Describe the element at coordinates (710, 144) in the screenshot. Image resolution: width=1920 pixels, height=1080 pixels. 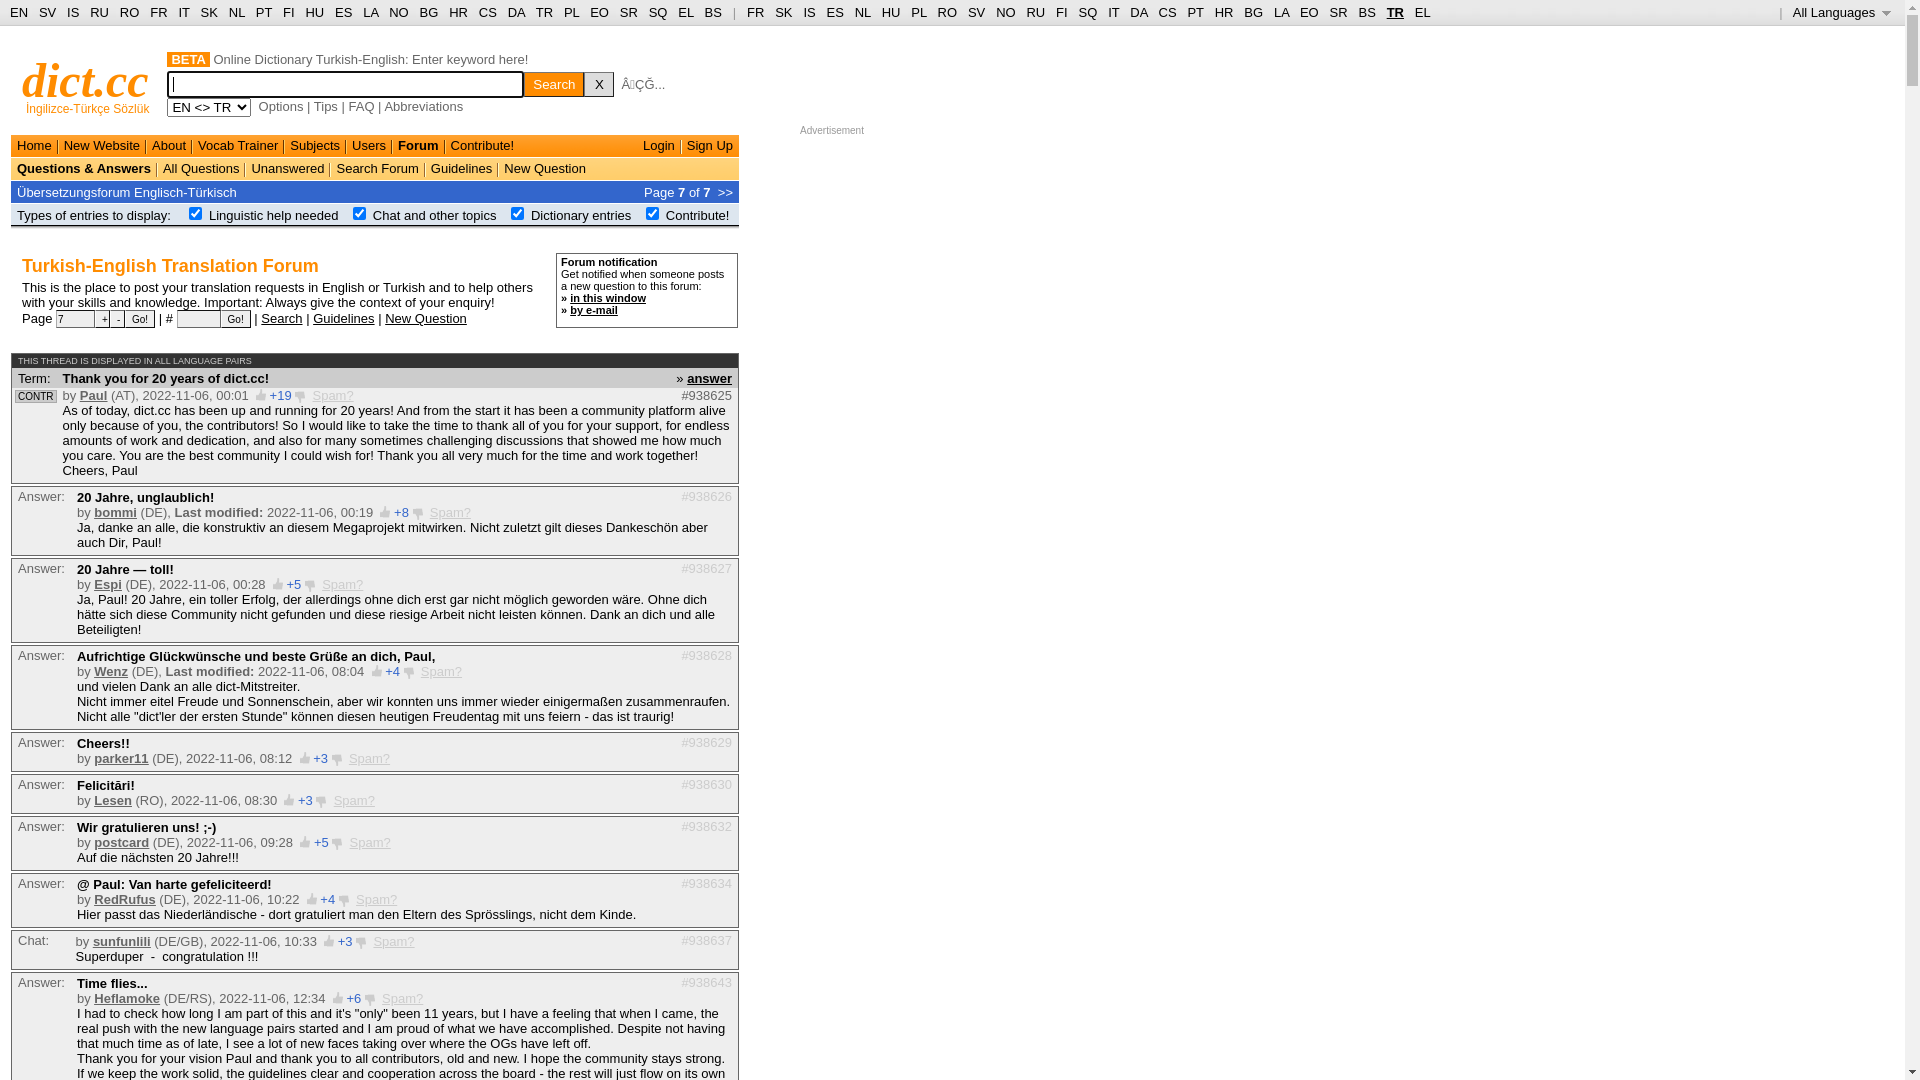
I see `'Sign Up'` at that location.